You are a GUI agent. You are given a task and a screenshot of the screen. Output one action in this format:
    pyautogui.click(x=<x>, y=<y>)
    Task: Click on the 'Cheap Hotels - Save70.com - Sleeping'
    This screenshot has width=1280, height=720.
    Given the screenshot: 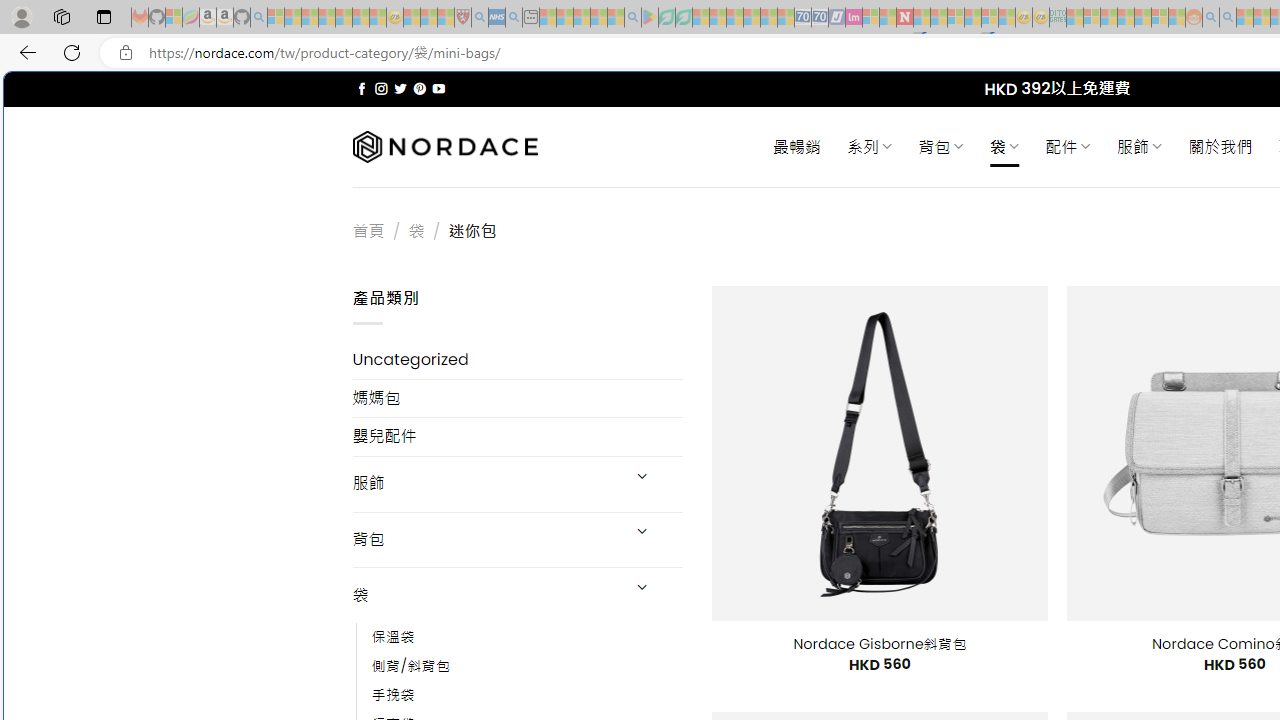 What is the action you would take?
    pyautogui.click(x=819, y=17)
    